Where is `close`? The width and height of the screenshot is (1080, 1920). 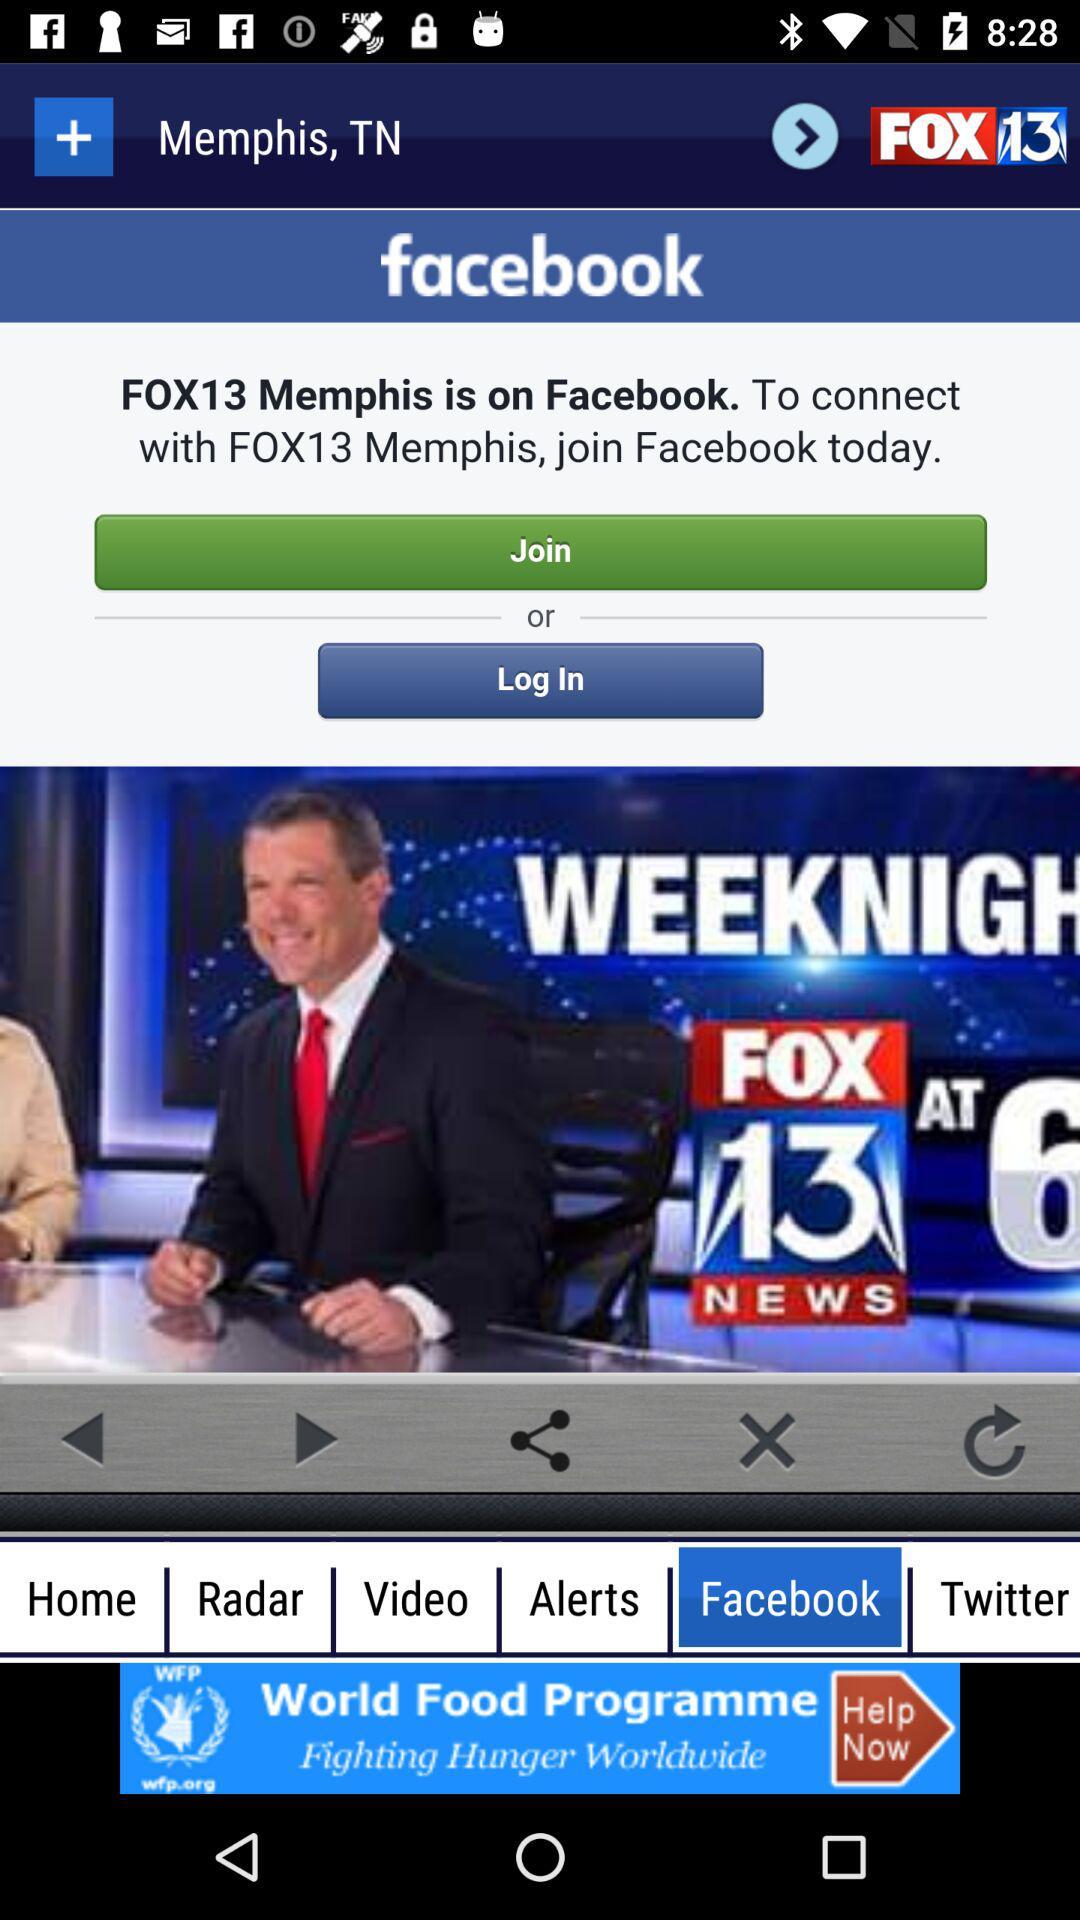 close is located at coordinates (766, 1440).